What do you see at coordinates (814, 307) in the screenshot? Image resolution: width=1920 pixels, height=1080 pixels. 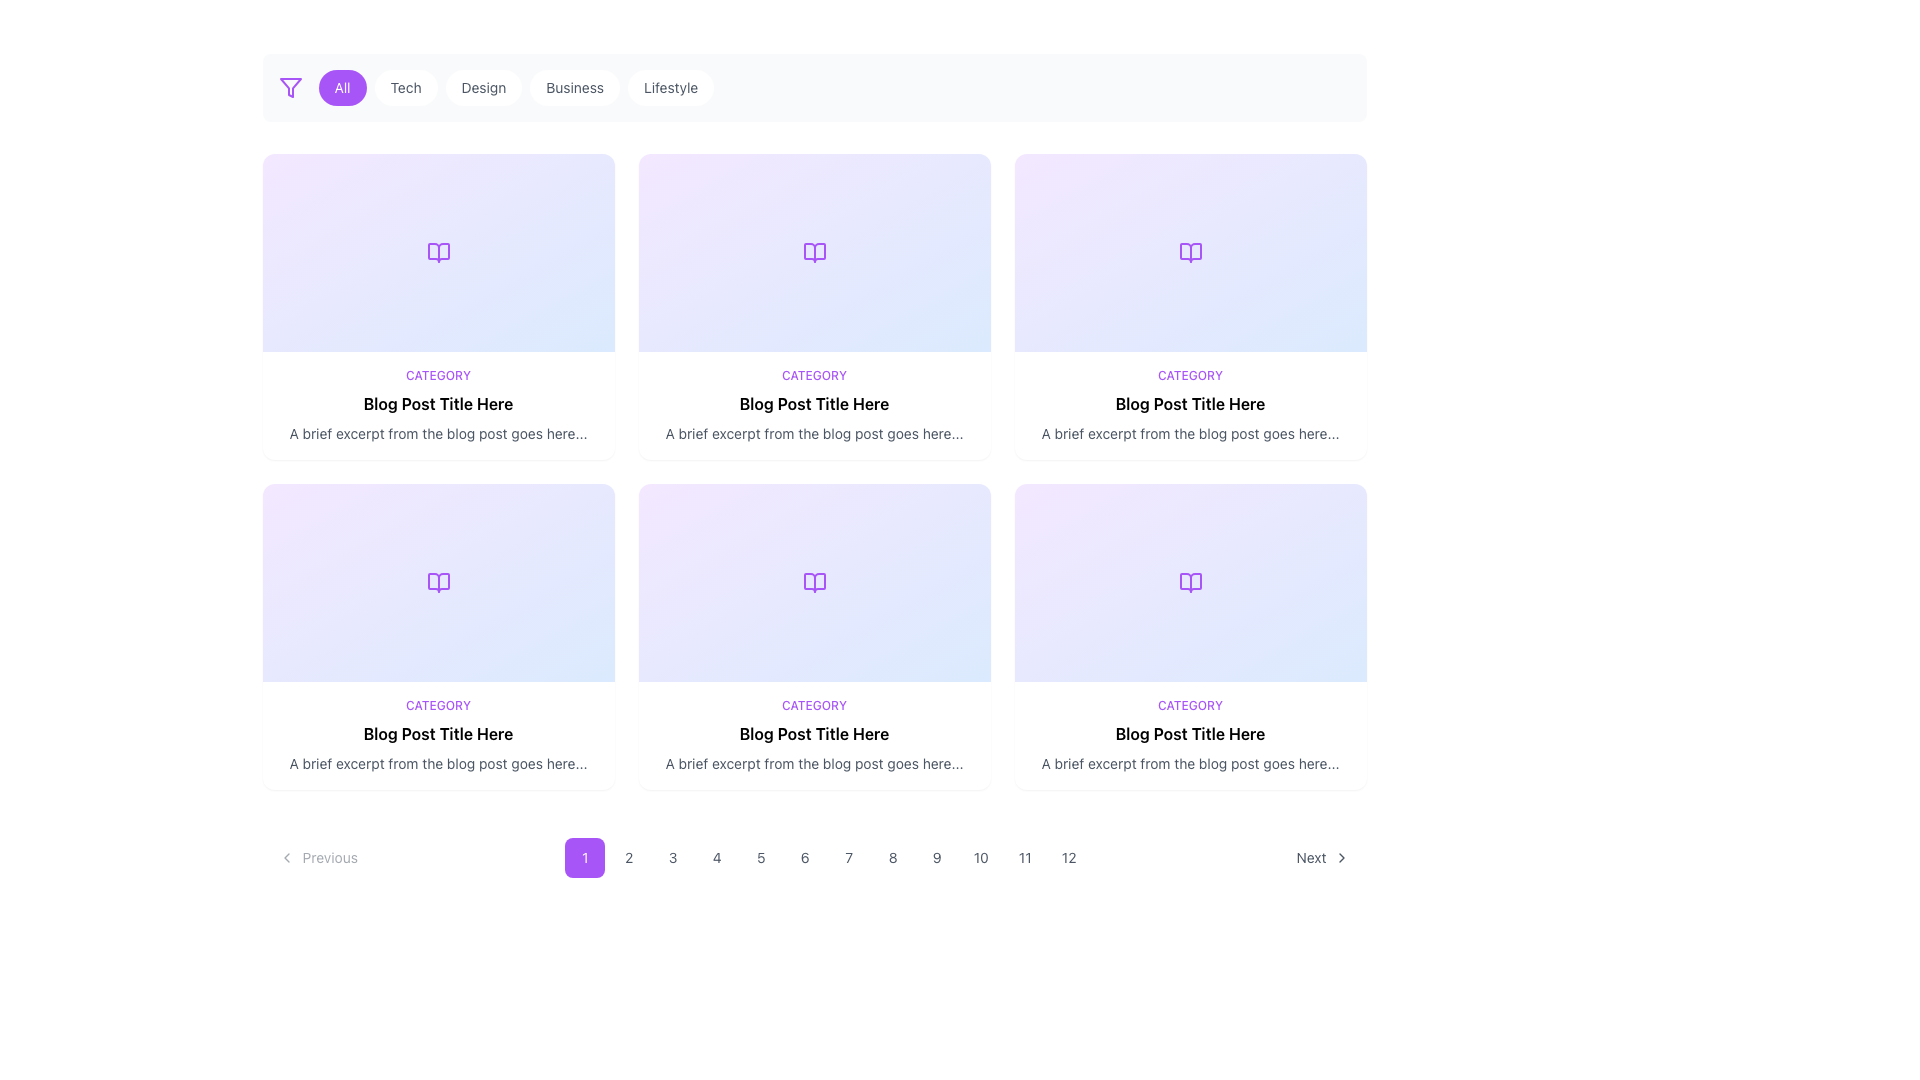 I see `the blog post preview card located in the second column of the first row, below the horizontal filter menu` at bounding box center [814, 307].